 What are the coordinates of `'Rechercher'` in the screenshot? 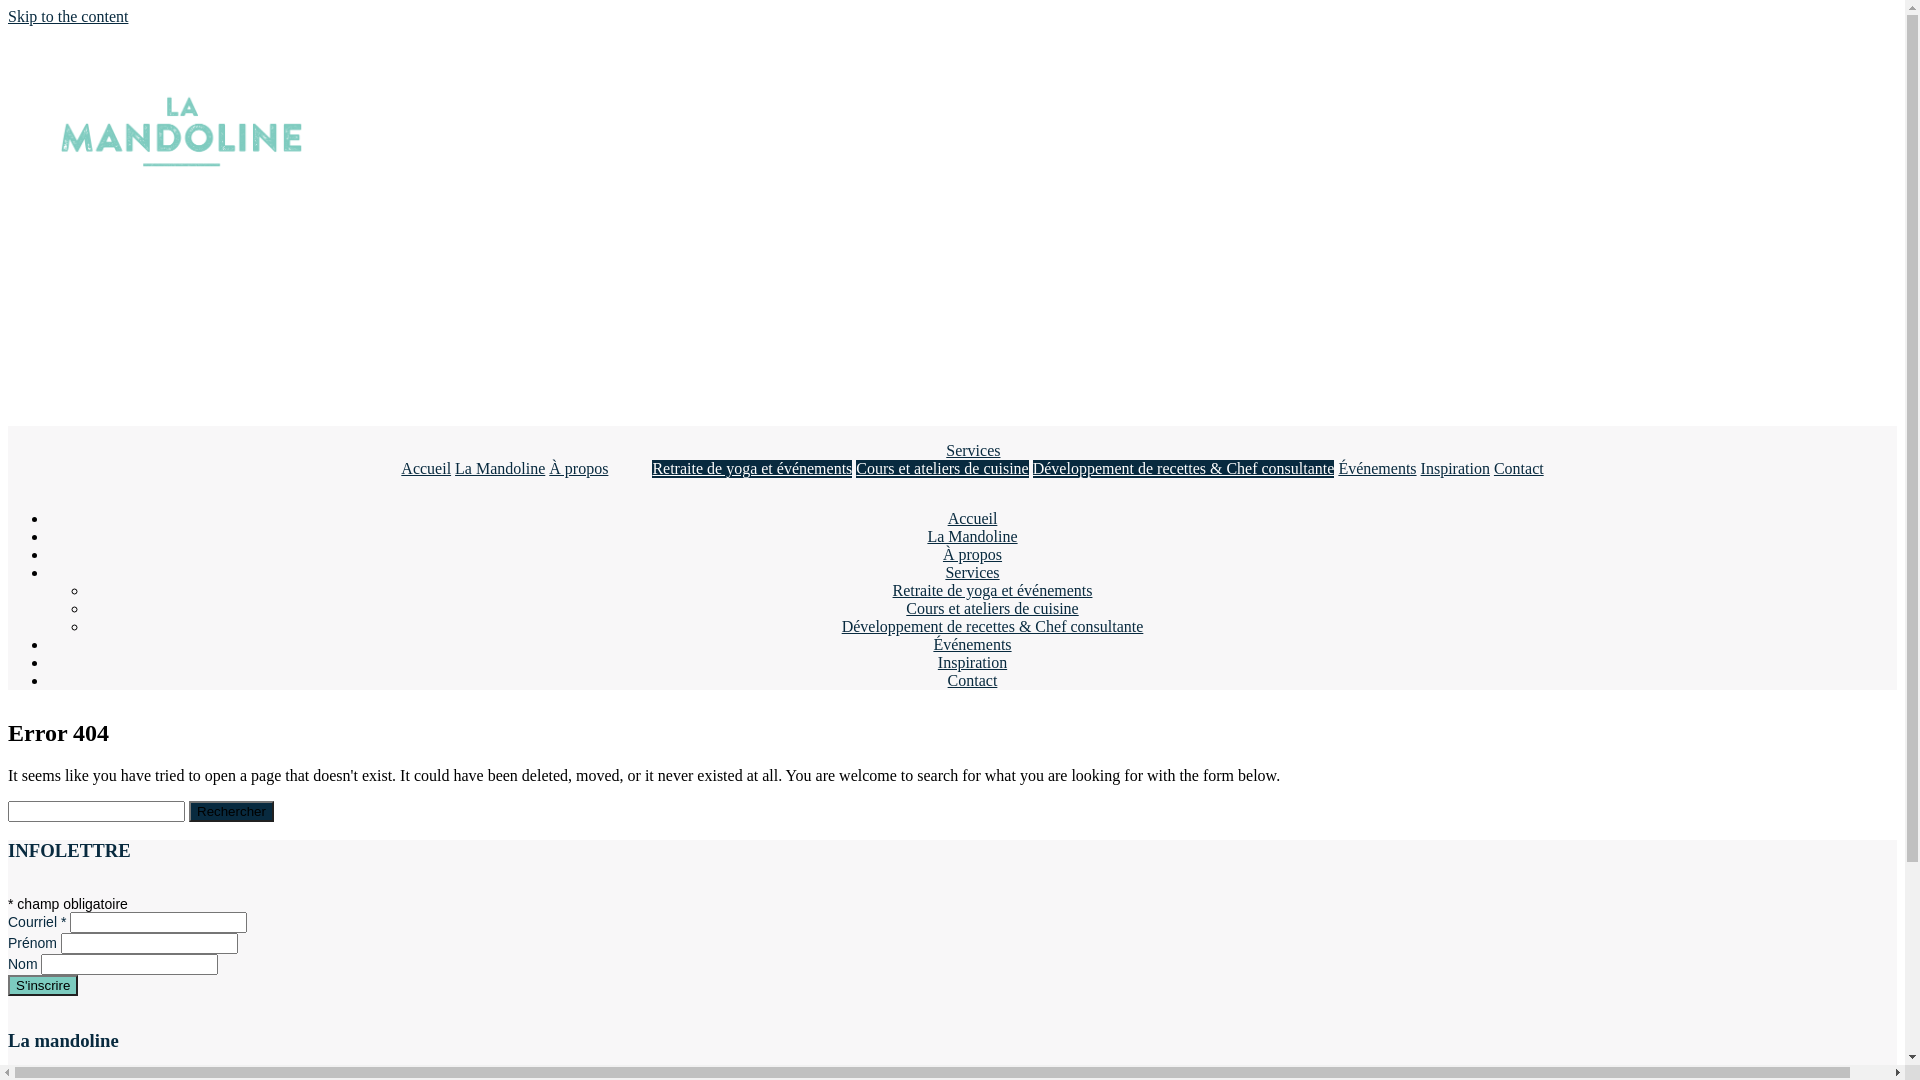 It's located at (188, 811).